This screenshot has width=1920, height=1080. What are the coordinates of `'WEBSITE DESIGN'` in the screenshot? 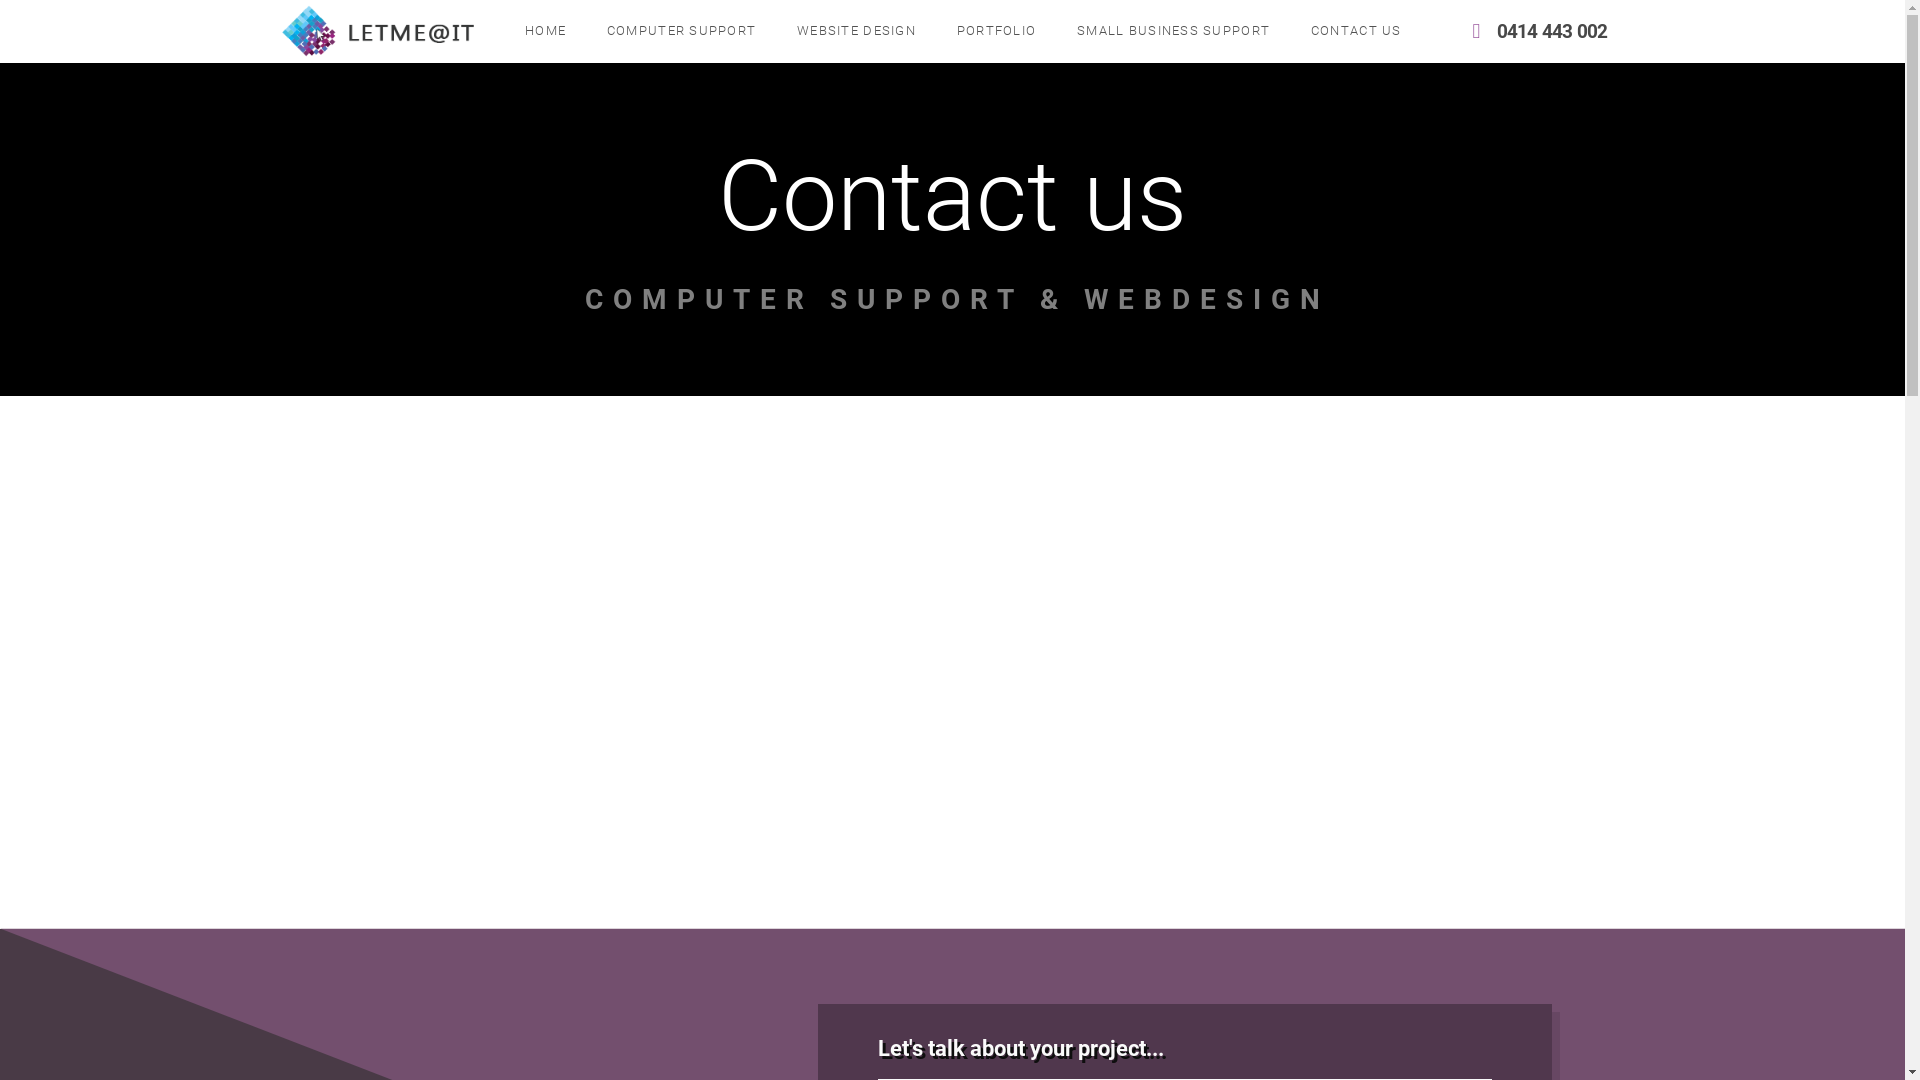 It's located at (855, 31).